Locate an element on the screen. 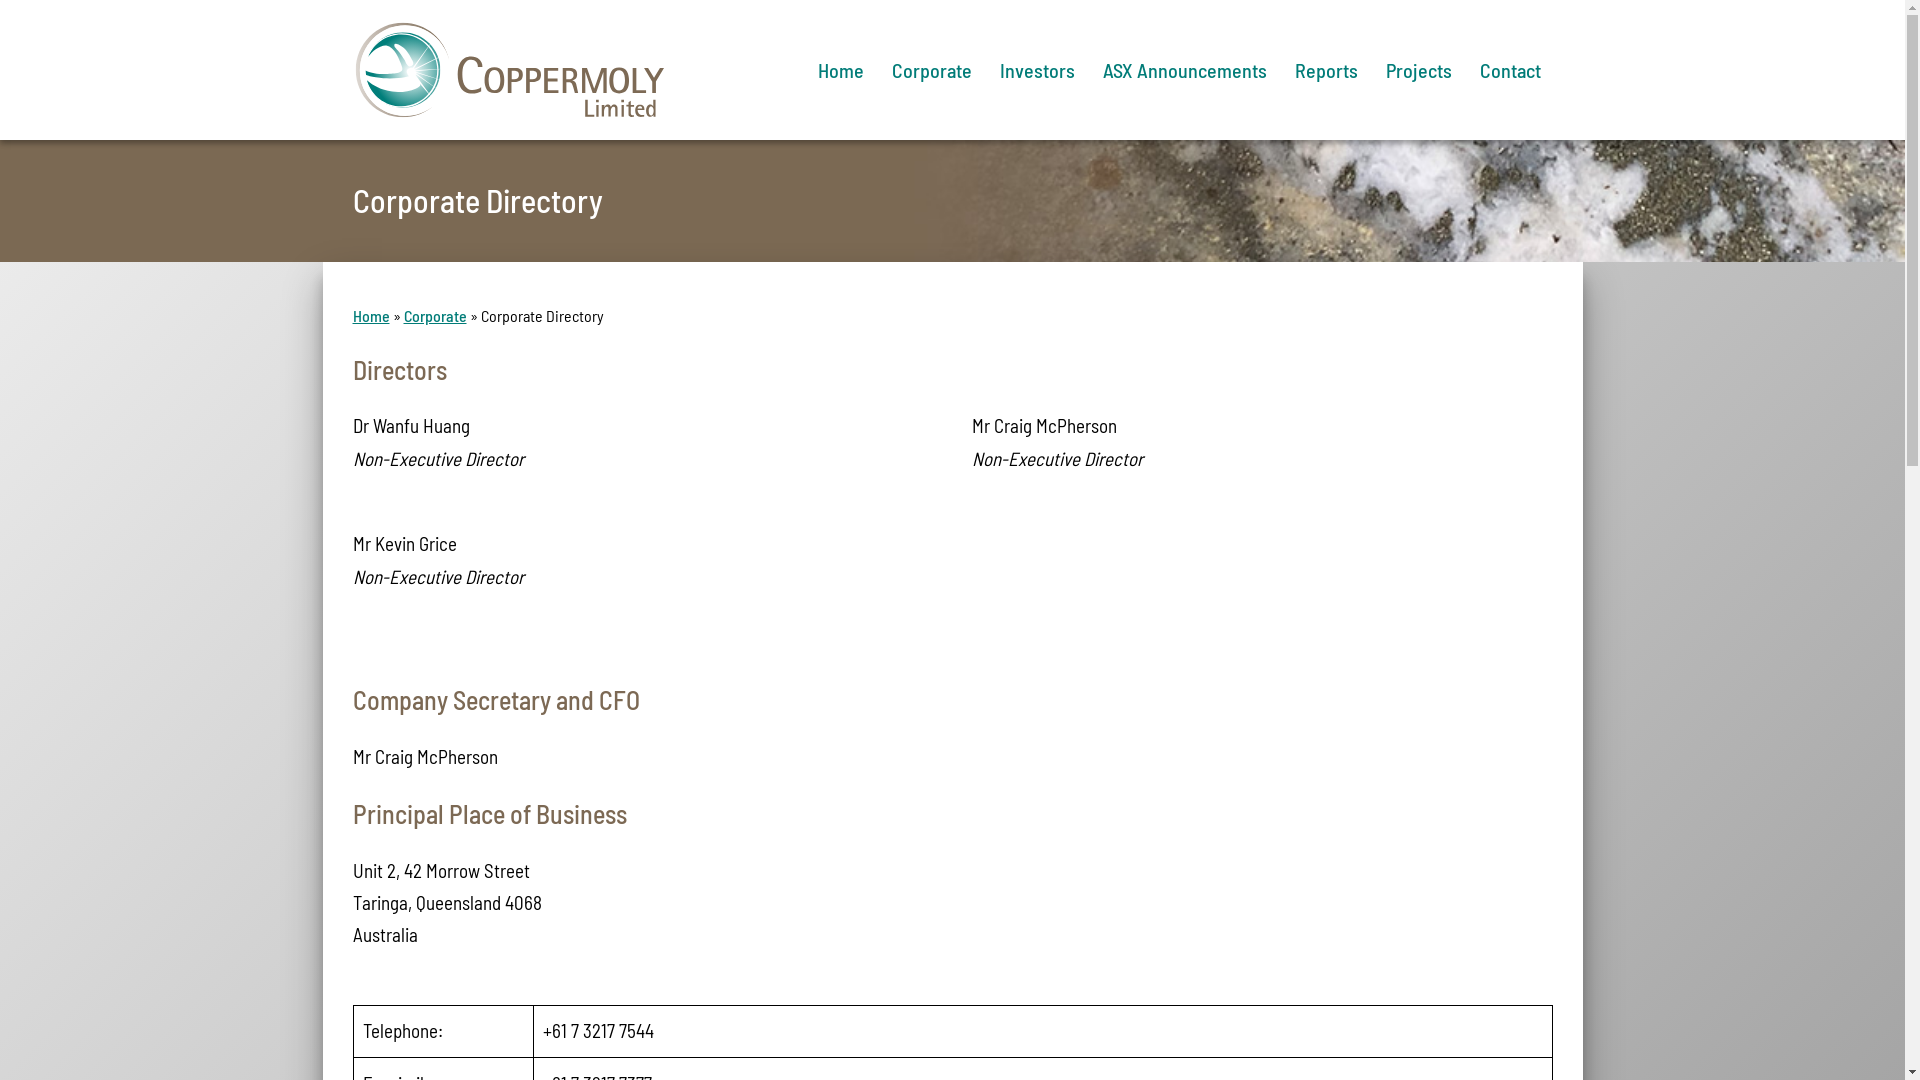 This screenshot has width=1920, height=1080. 'ASX Announcements' is located at coordinates (1184, 68).